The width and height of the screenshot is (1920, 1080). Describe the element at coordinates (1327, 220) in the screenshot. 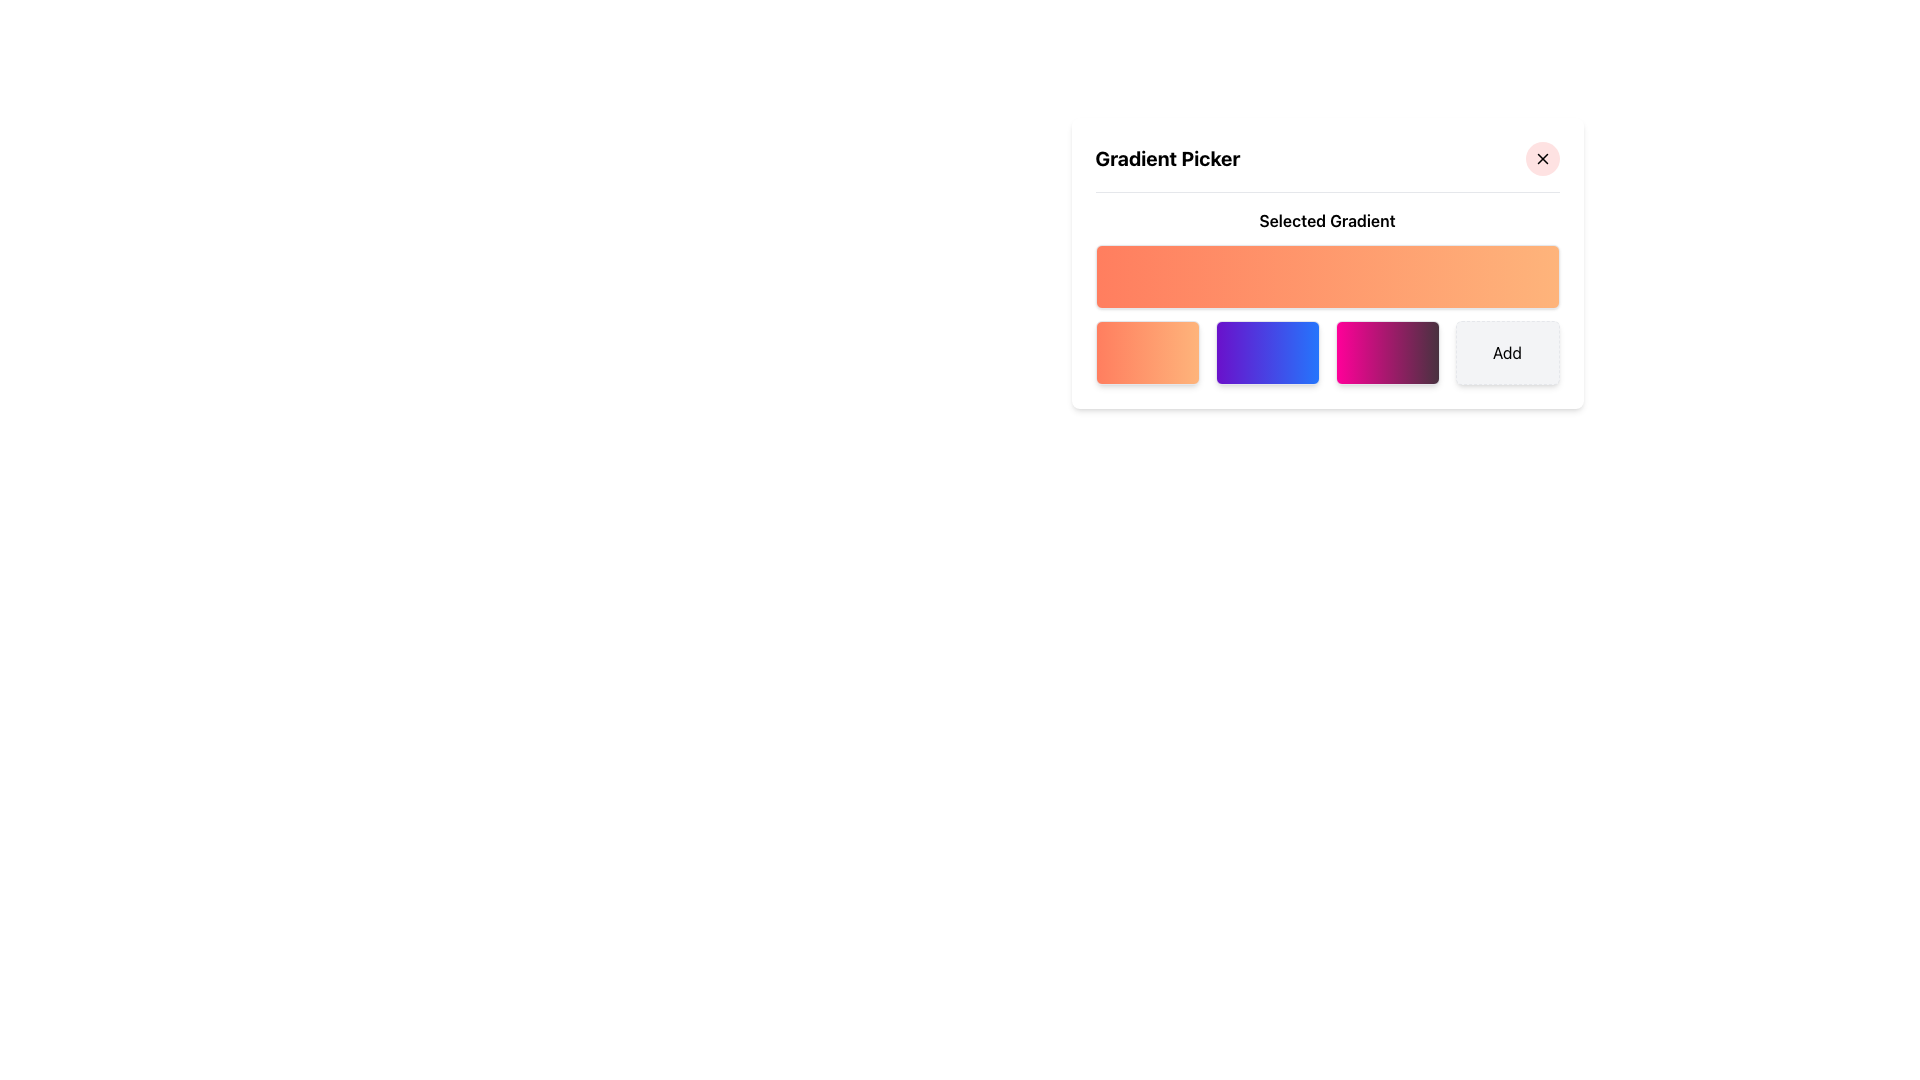

I see `the title or label indicating the current selection within the gradient picker interface, which is positioned above the horizontal gradient background display` at that location.